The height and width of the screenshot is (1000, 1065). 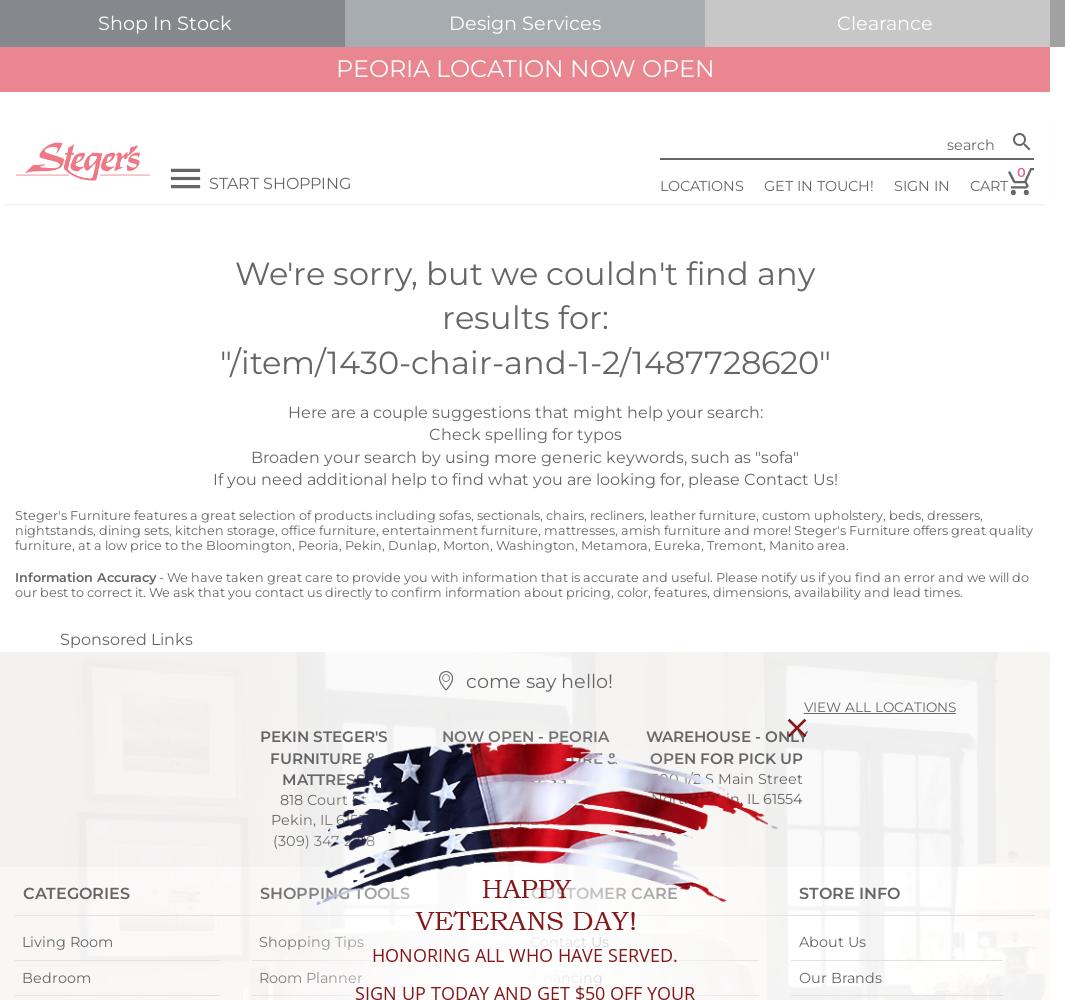 I want to click on 'Our Brands', so click(x=839, y=976).